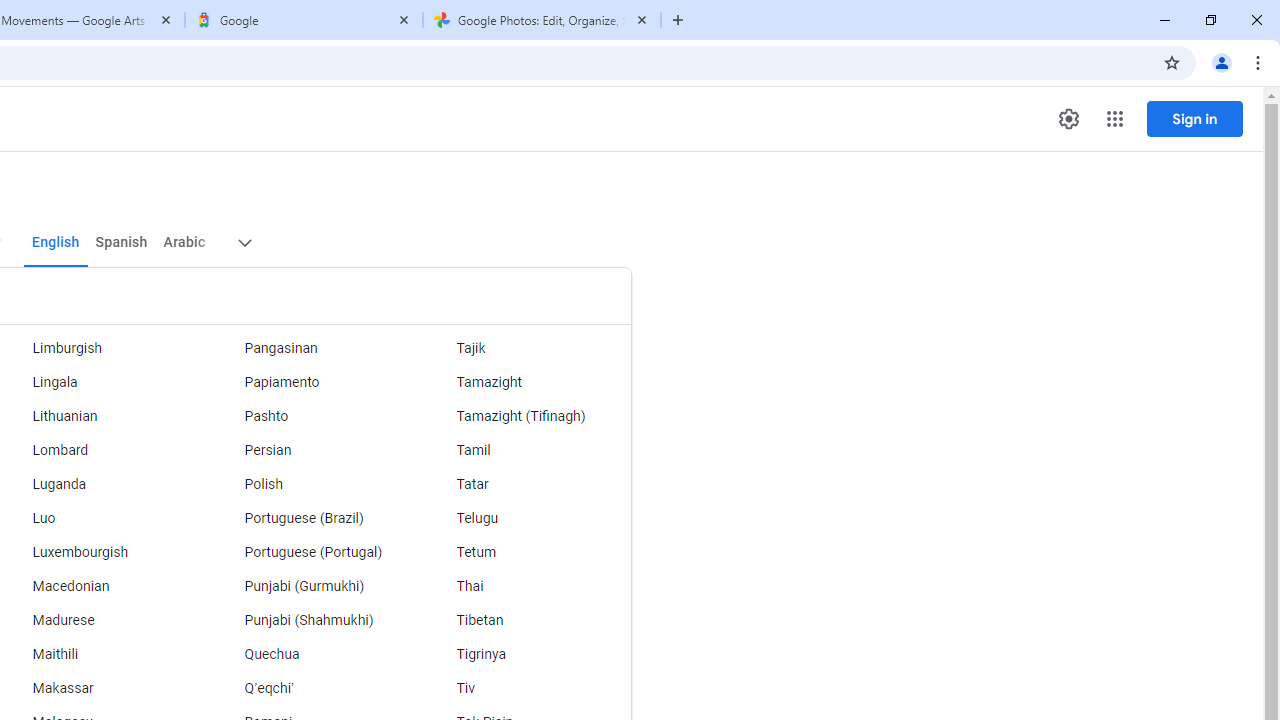 The width and height of the screenshot is (1280, 720). What do you see at coordinates (303, 20) in the screenshot?
I see `'Google'` at bounding box center [303, 20].